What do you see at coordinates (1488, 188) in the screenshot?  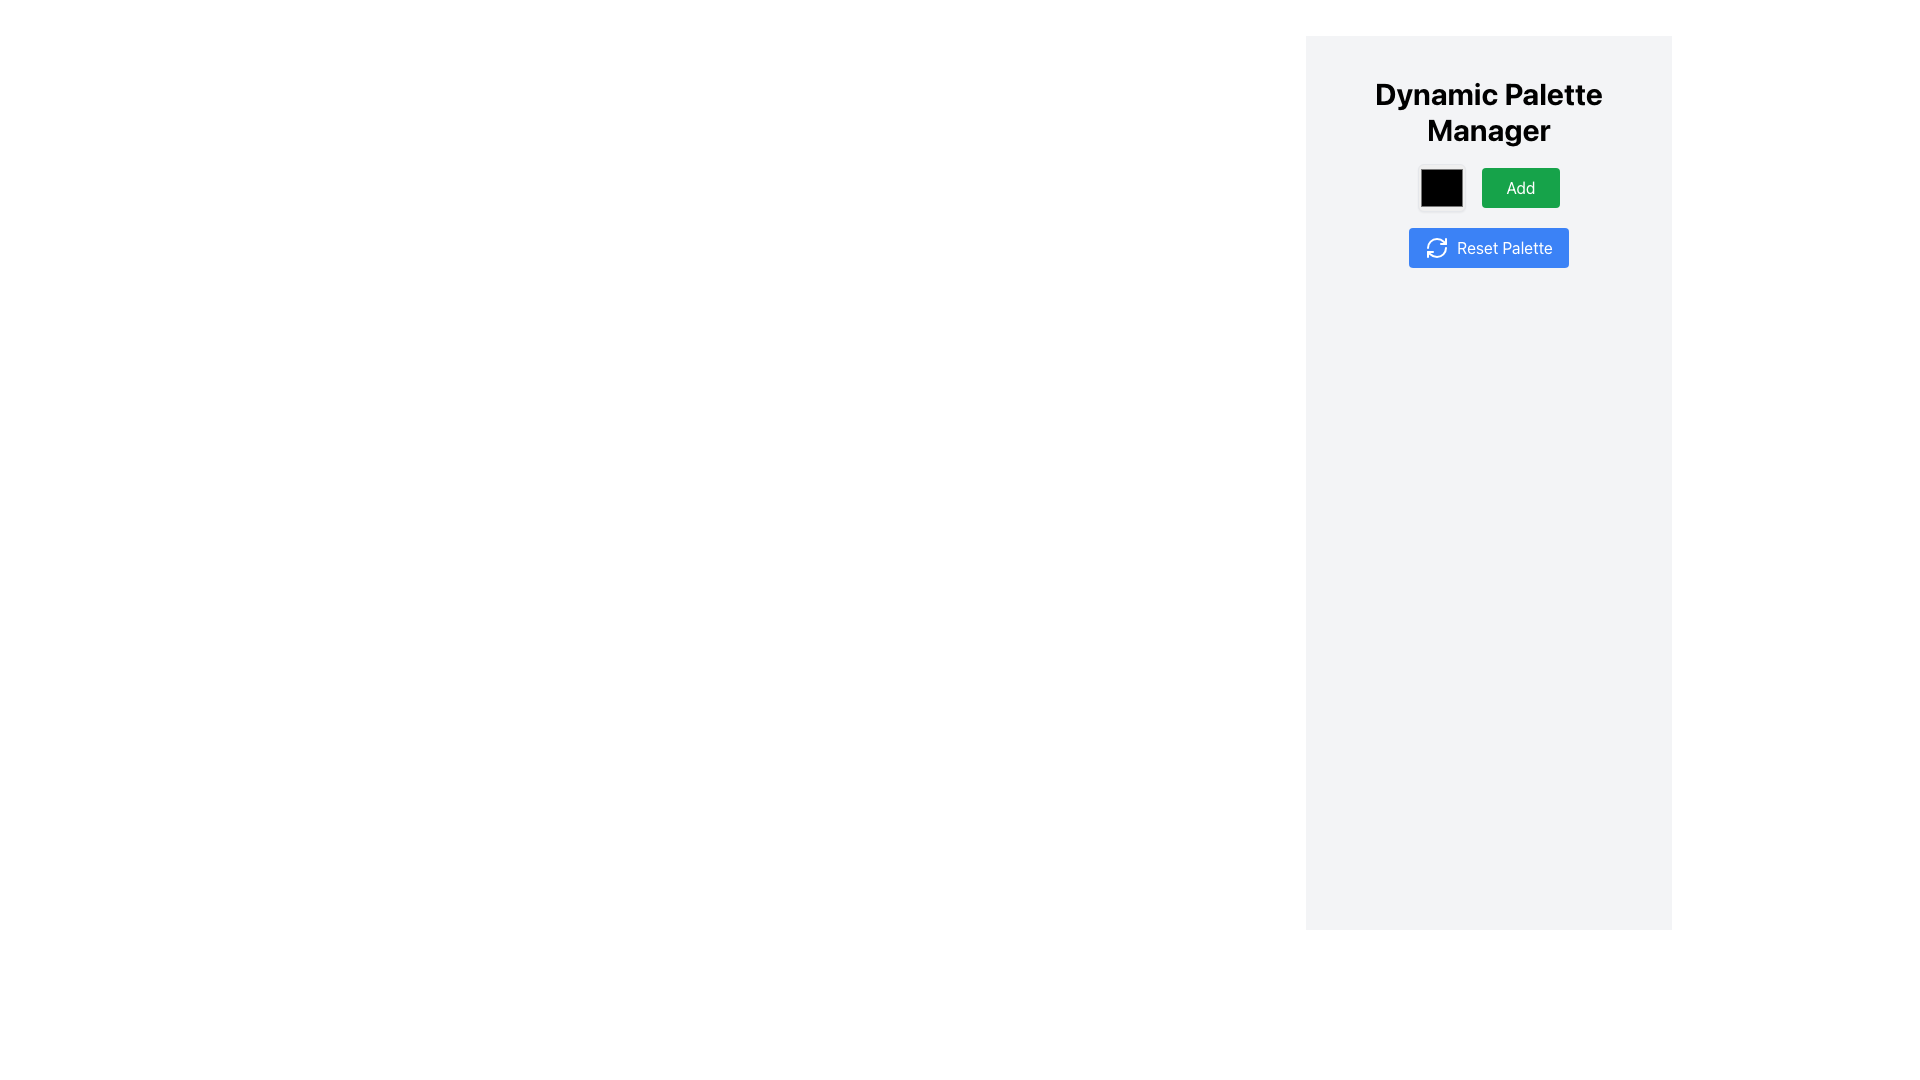 I see `the green 'Add' button with white text` at bounding box center [1488, 188].